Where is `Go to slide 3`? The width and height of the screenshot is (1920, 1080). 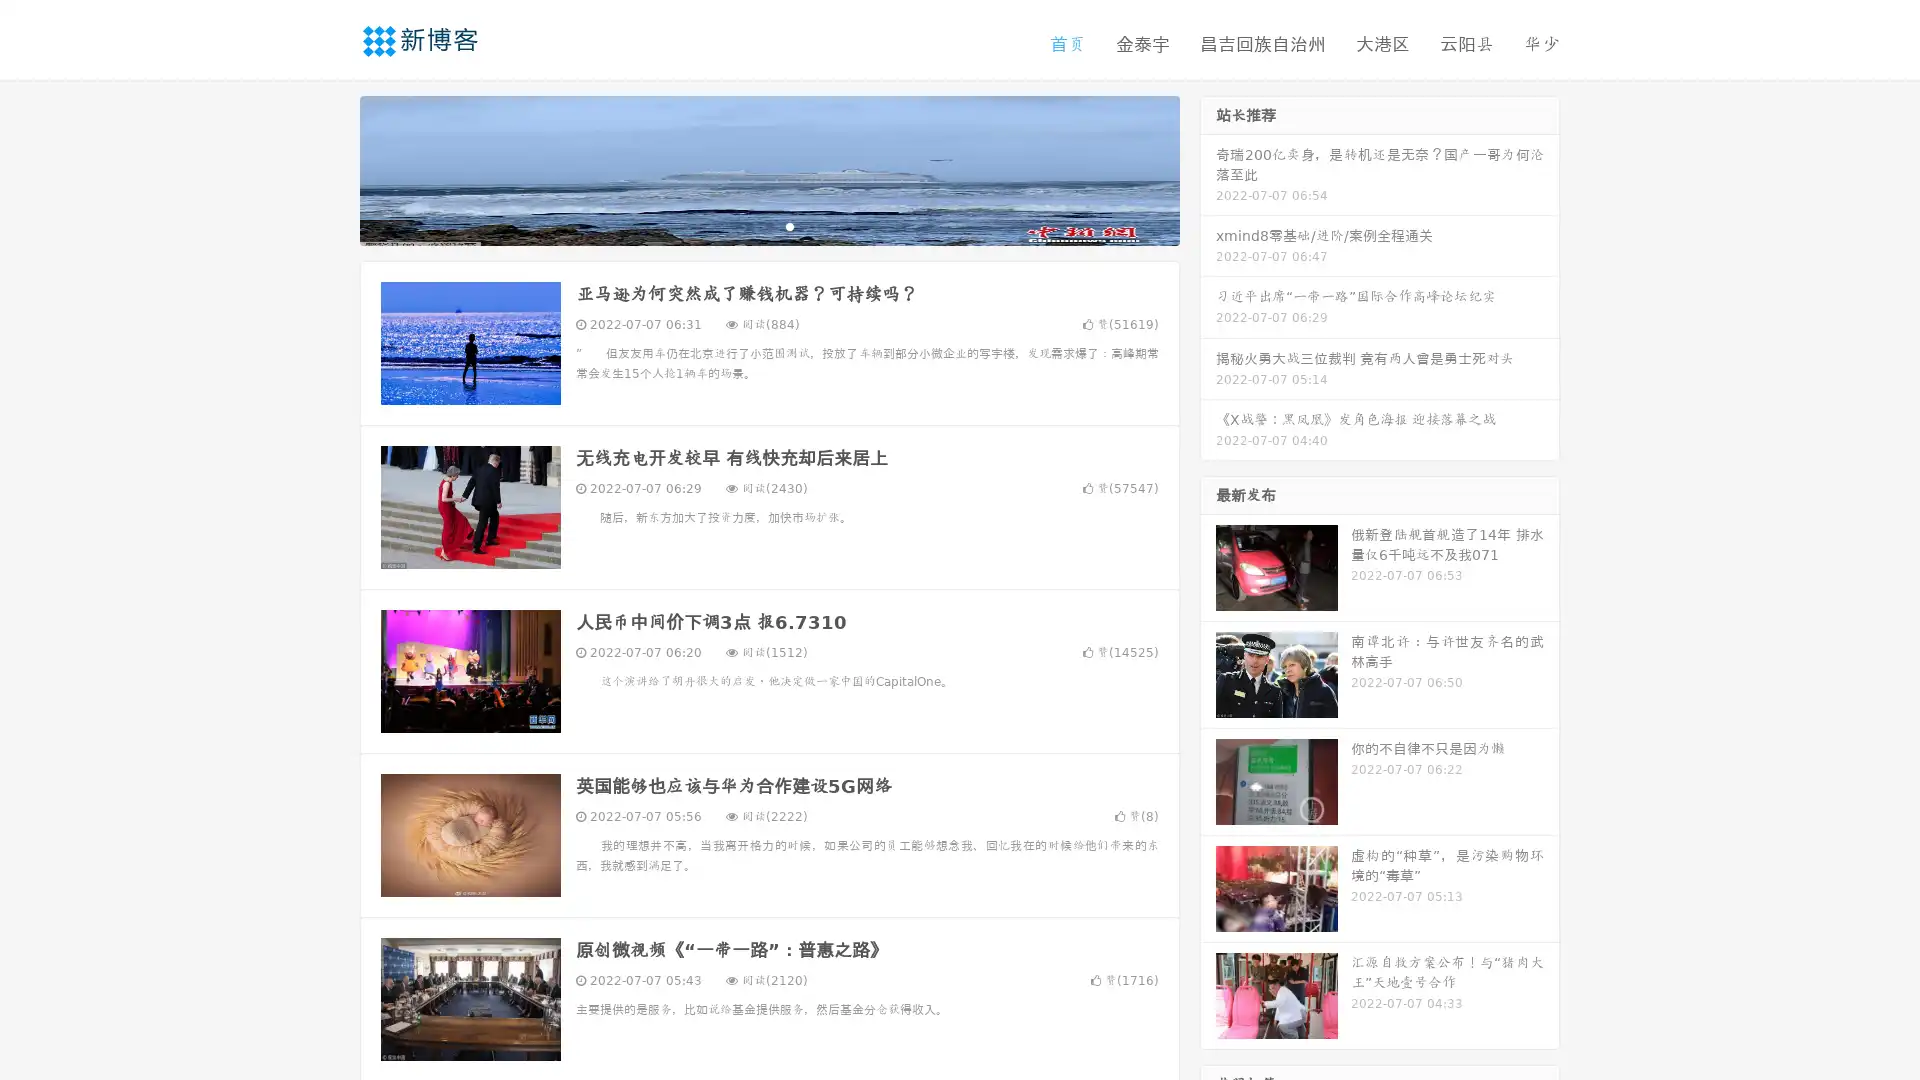 Go to slide 3 is located at coordinates (789, 225).